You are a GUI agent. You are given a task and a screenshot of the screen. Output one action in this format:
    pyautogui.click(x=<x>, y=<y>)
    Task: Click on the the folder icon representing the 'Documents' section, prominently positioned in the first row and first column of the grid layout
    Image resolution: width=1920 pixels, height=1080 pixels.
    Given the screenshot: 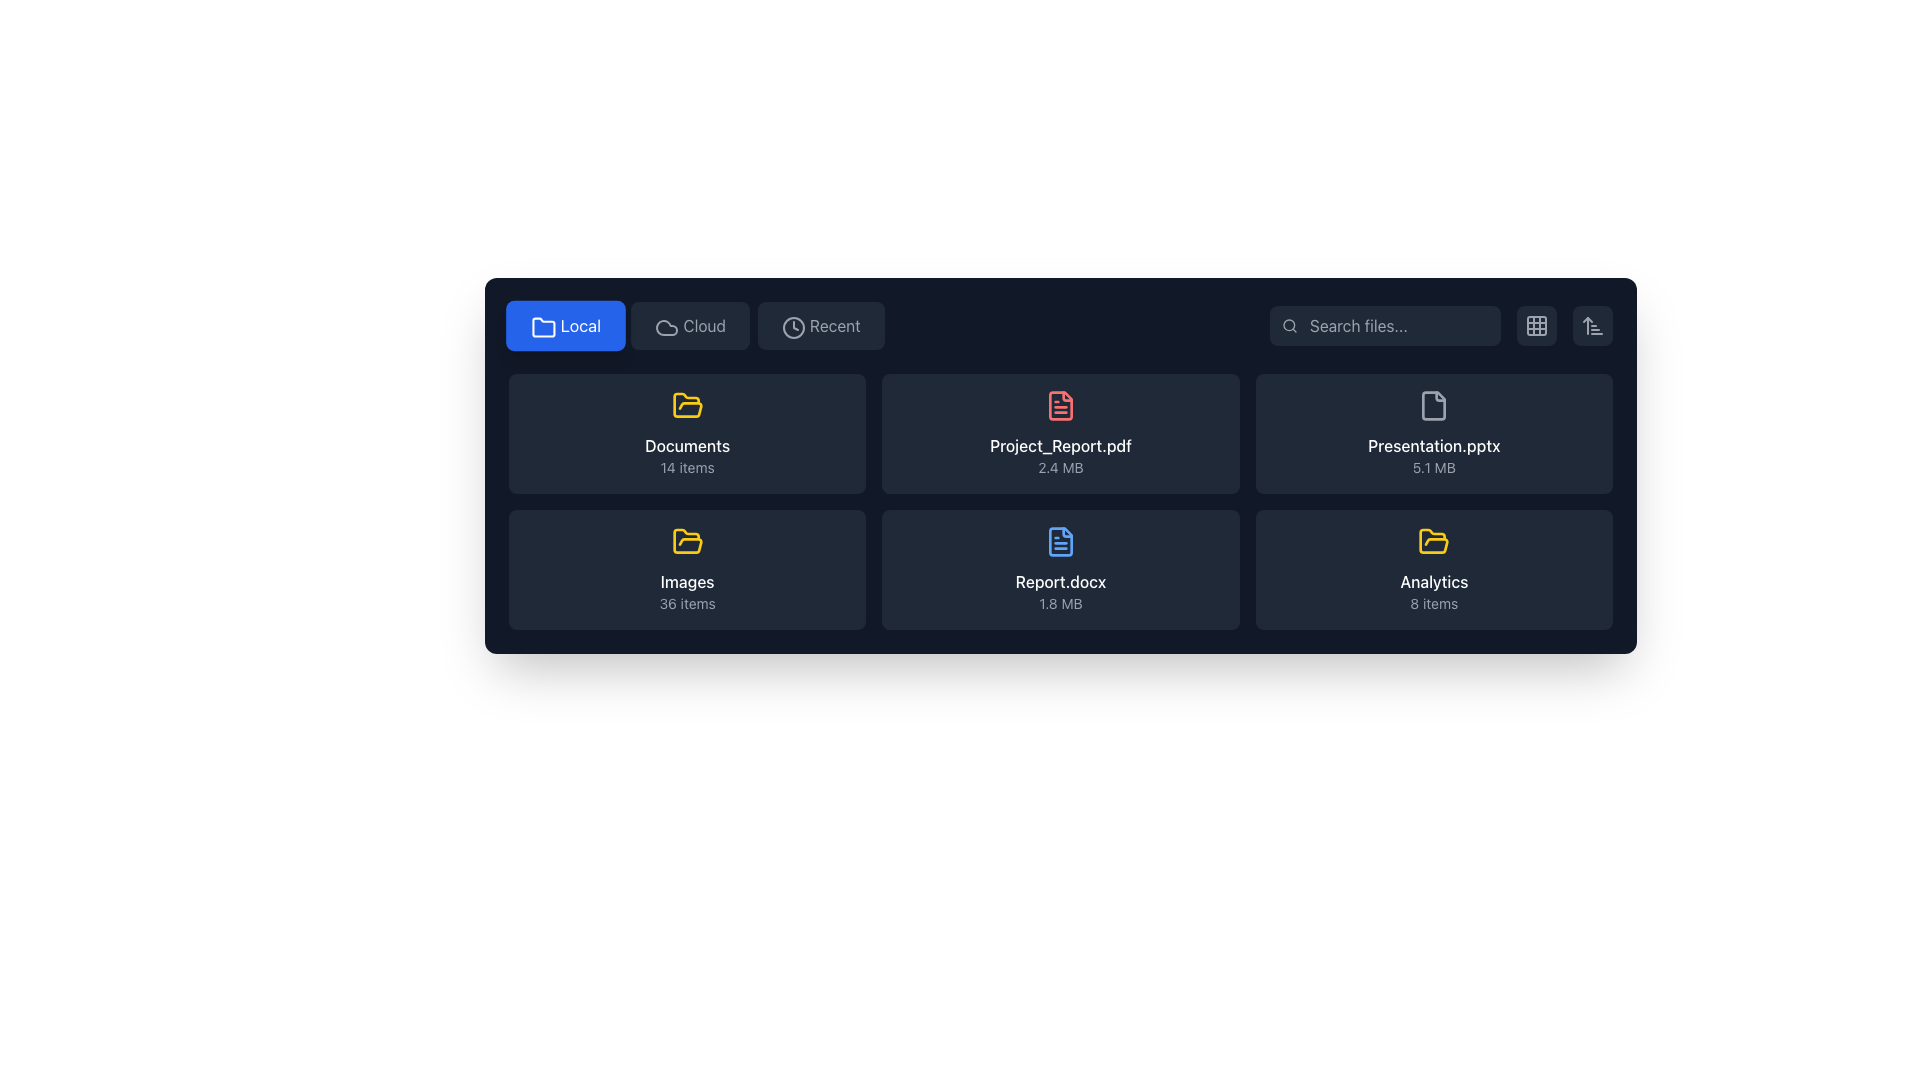 What is the action you would take?
    pyautogui.click(x=687, y=405)
    